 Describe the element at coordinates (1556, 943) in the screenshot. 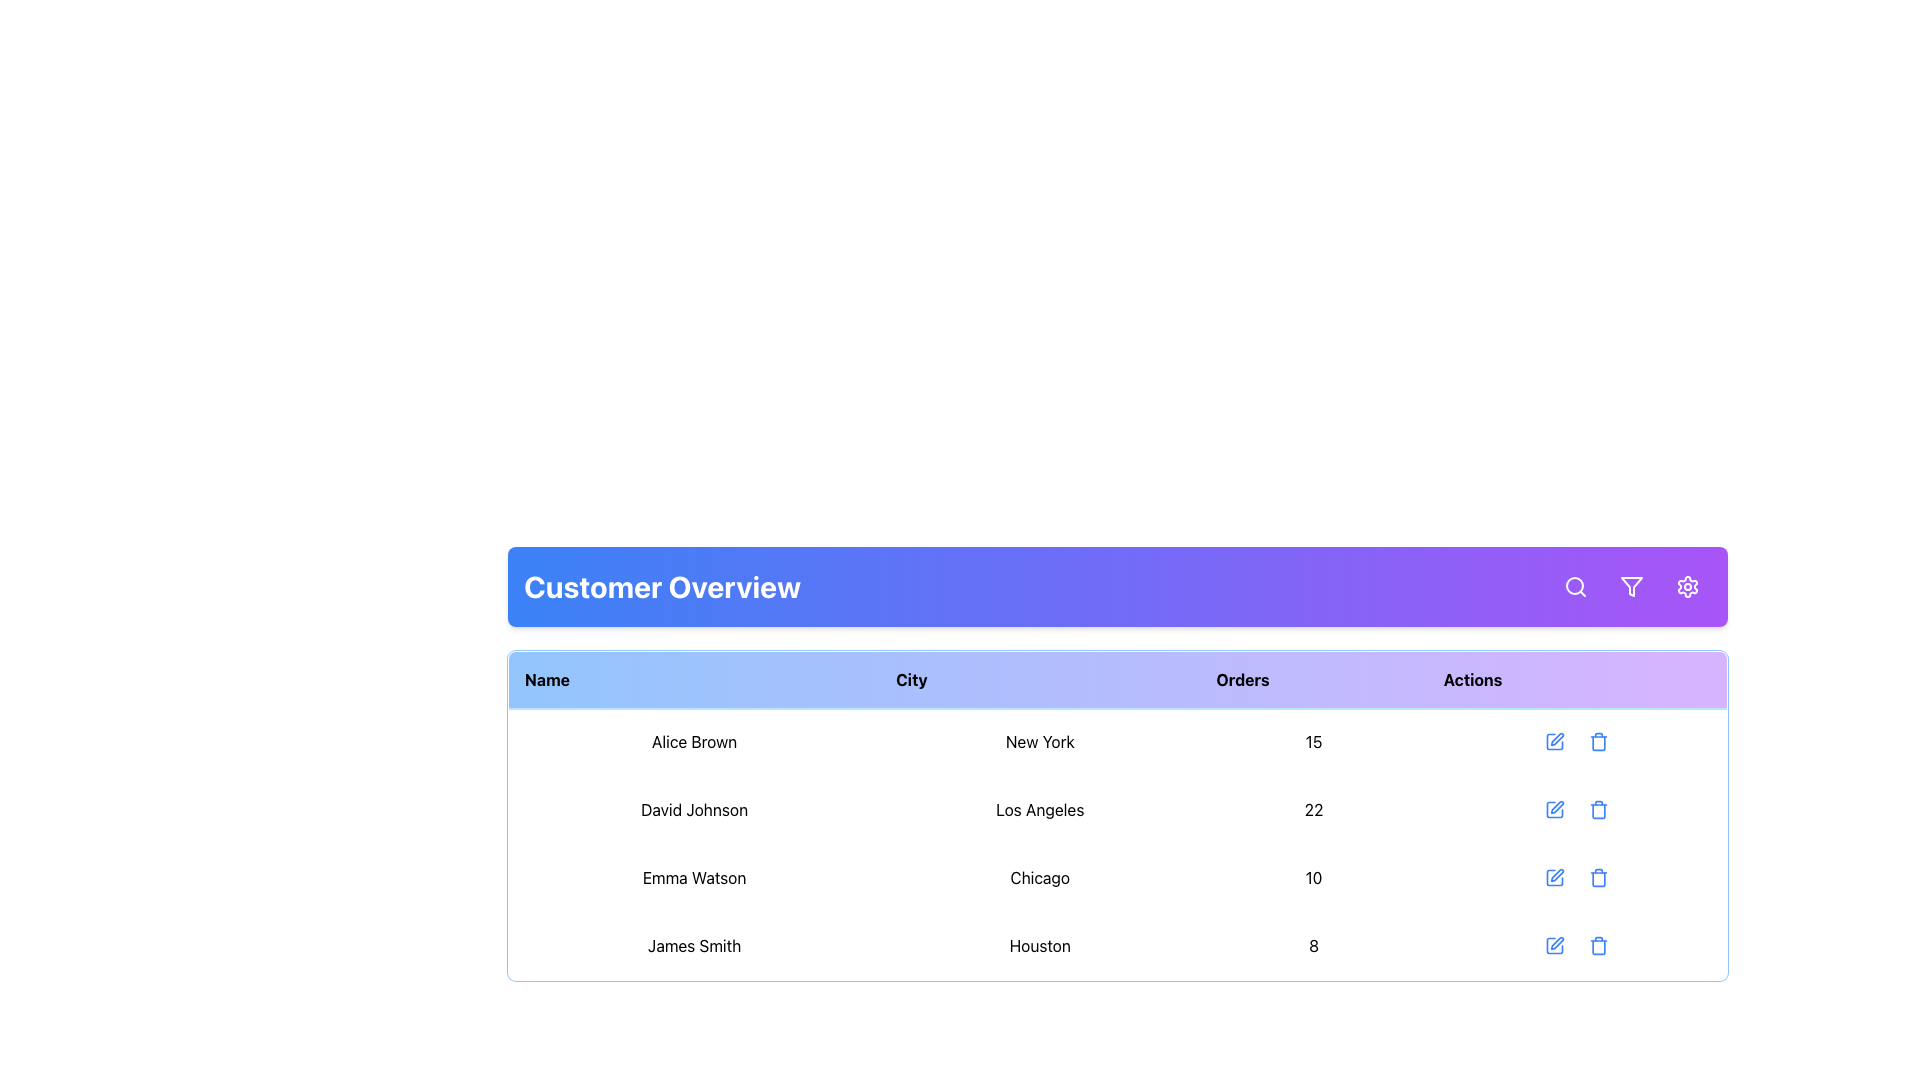

I see `the edit icon located in the 'Actions' column of the last row of the table below the 'Customer Overview' heading` at that location.